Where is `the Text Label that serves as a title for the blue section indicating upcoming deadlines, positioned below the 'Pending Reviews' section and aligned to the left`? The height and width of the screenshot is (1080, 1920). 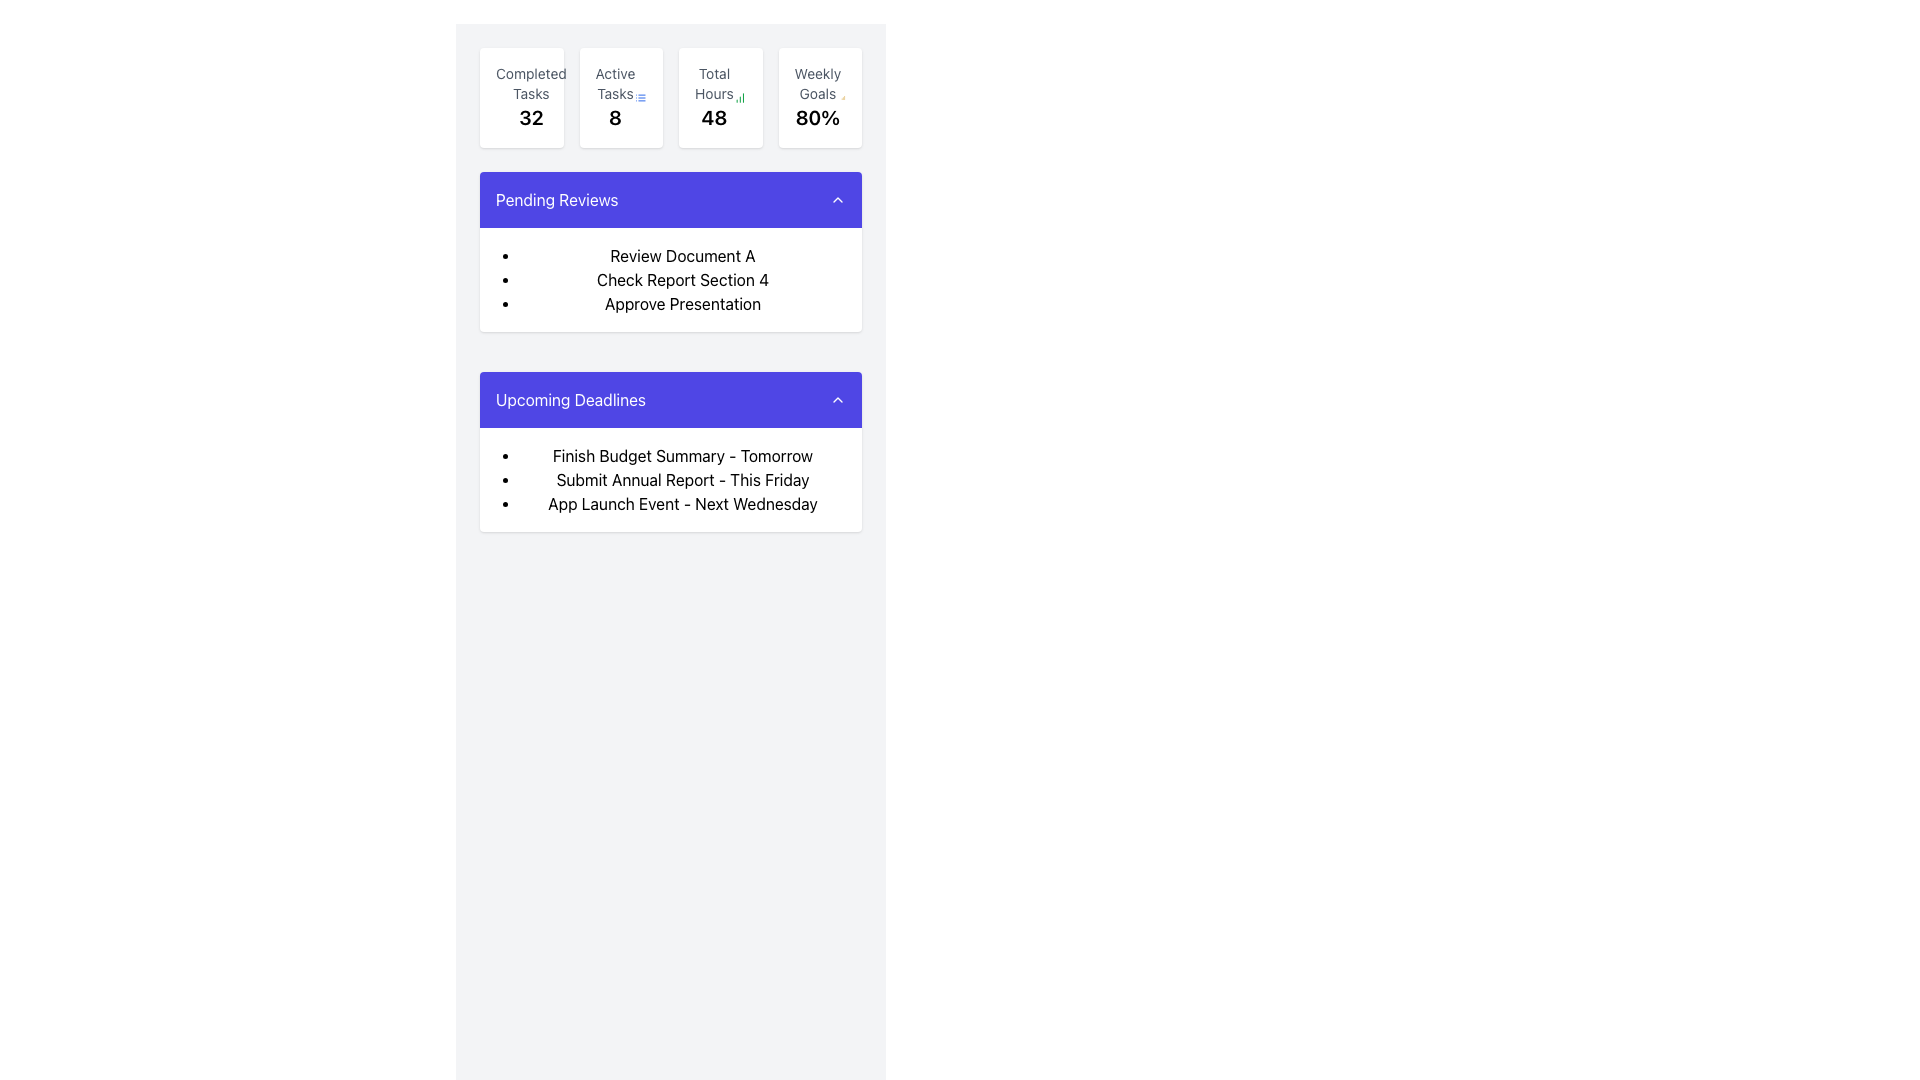
the Text Label that serves as a title for the blue section indicating upcoming deadlines, positioned below the 'Pending Reviews' section and aligned to the left is located at coordinates (570, 400).